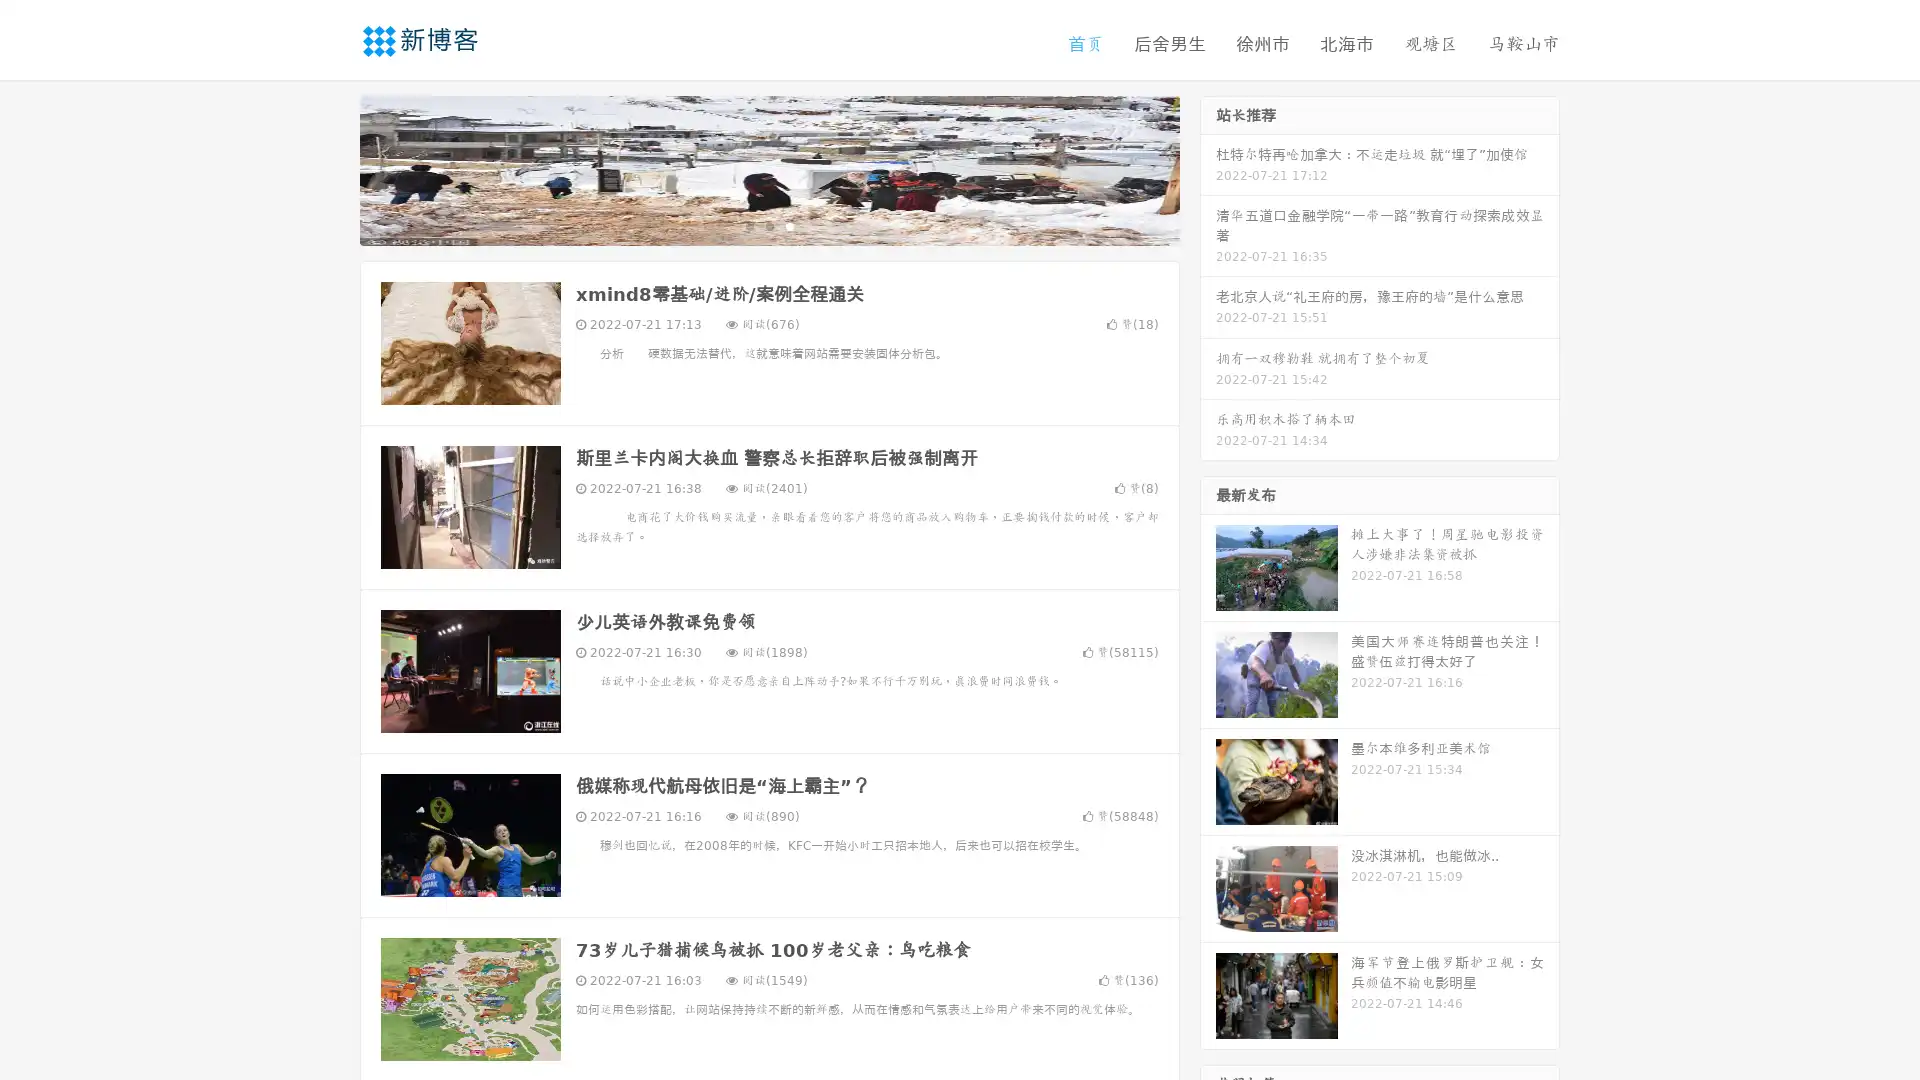  Describe the element at coordinates (1208, 168) in the screenshot. I see `Next slide` at that location.